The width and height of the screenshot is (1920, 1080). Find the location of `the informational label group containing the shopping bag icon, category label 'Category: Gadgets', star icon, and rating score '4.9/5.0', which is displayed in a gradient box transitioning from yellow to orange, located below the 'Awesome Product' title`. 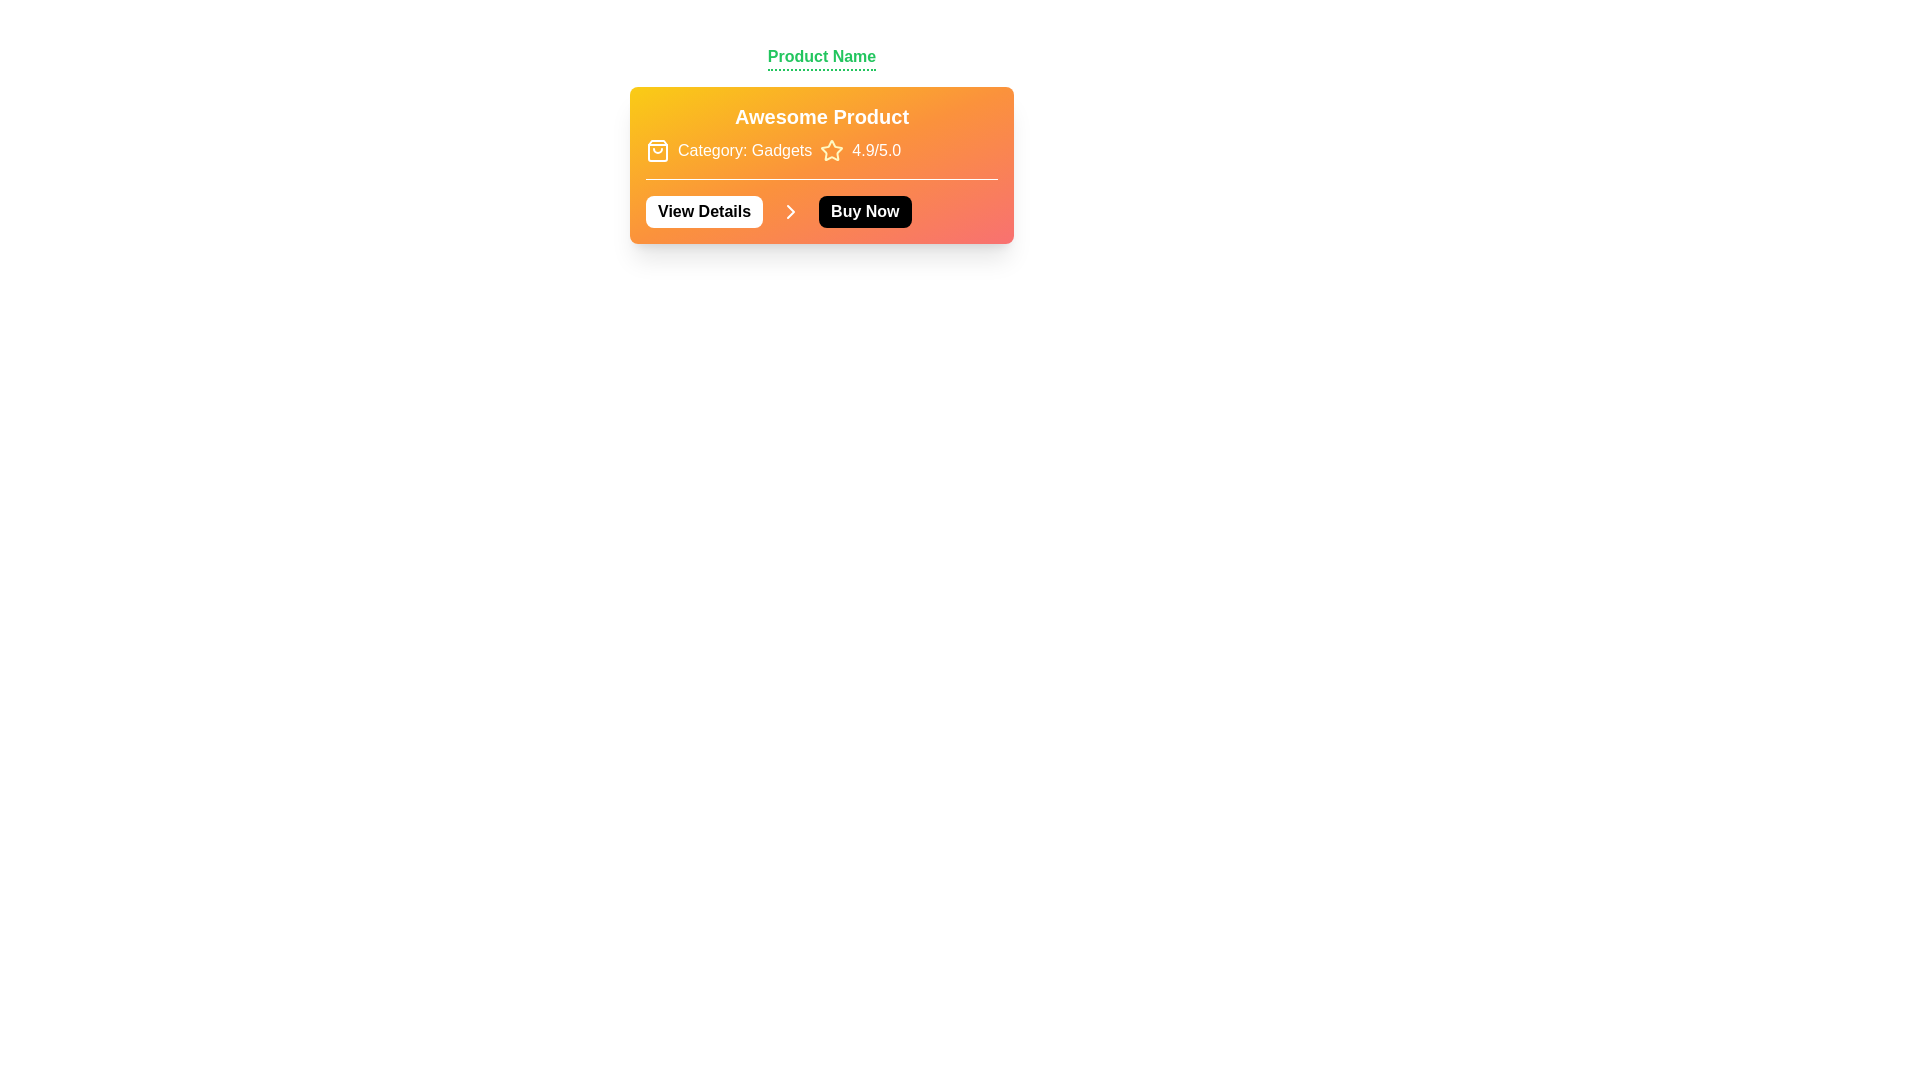

the informational label group containing the shopping bag icon, category label 'Category: Gadgets', star icon, and rating score '4.9/5.0', which is displayed in a gradient box transitioning from yellow to orange, located below the 'Awesome Product' title is located at coordinates (821, 149).